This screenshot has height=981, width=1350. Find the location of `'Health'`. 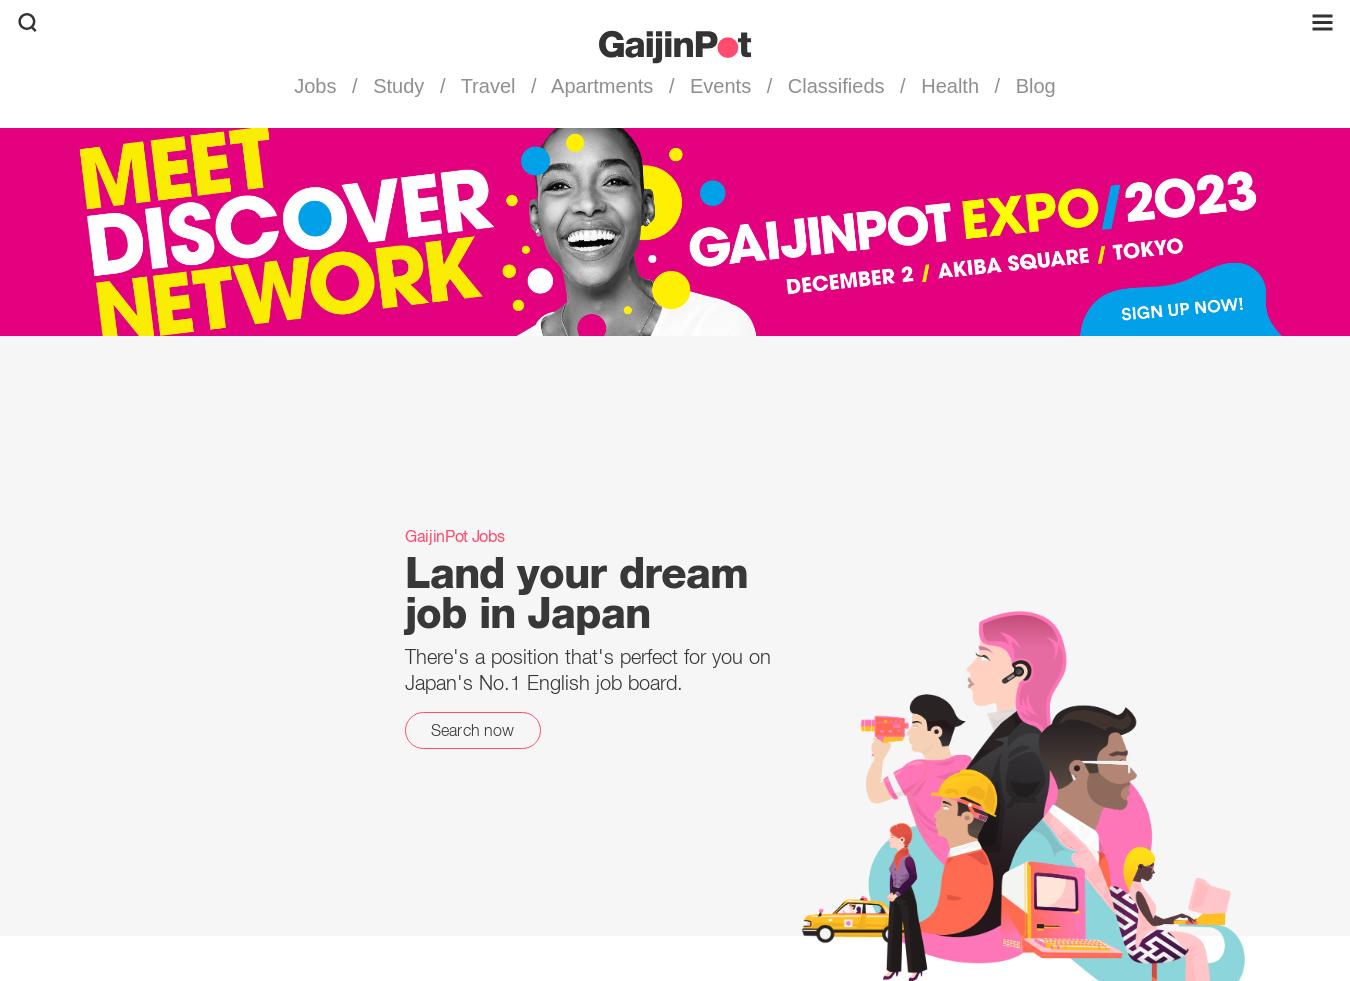

'Health' is located at coordinates (948, 85).